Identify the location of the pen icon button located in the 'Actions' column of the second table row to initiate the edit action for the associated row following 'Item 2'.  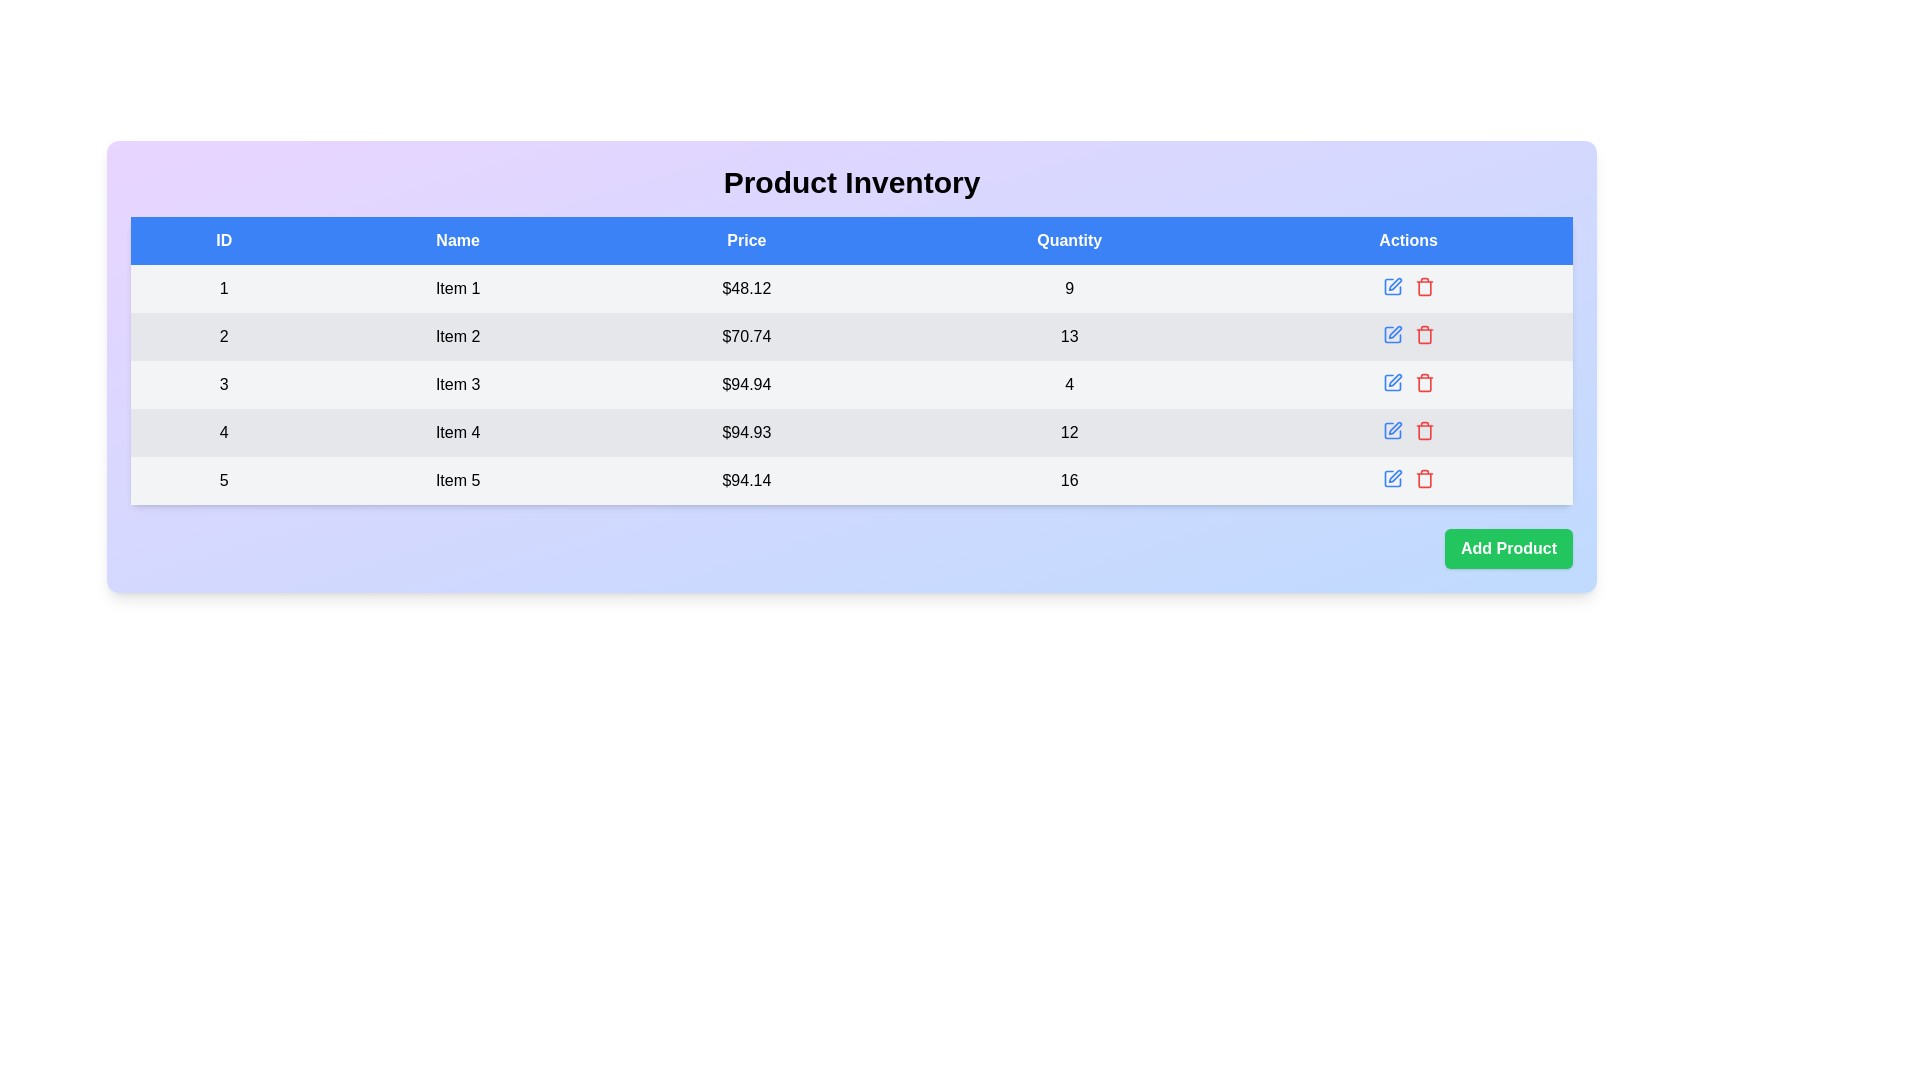
(1394, 330).